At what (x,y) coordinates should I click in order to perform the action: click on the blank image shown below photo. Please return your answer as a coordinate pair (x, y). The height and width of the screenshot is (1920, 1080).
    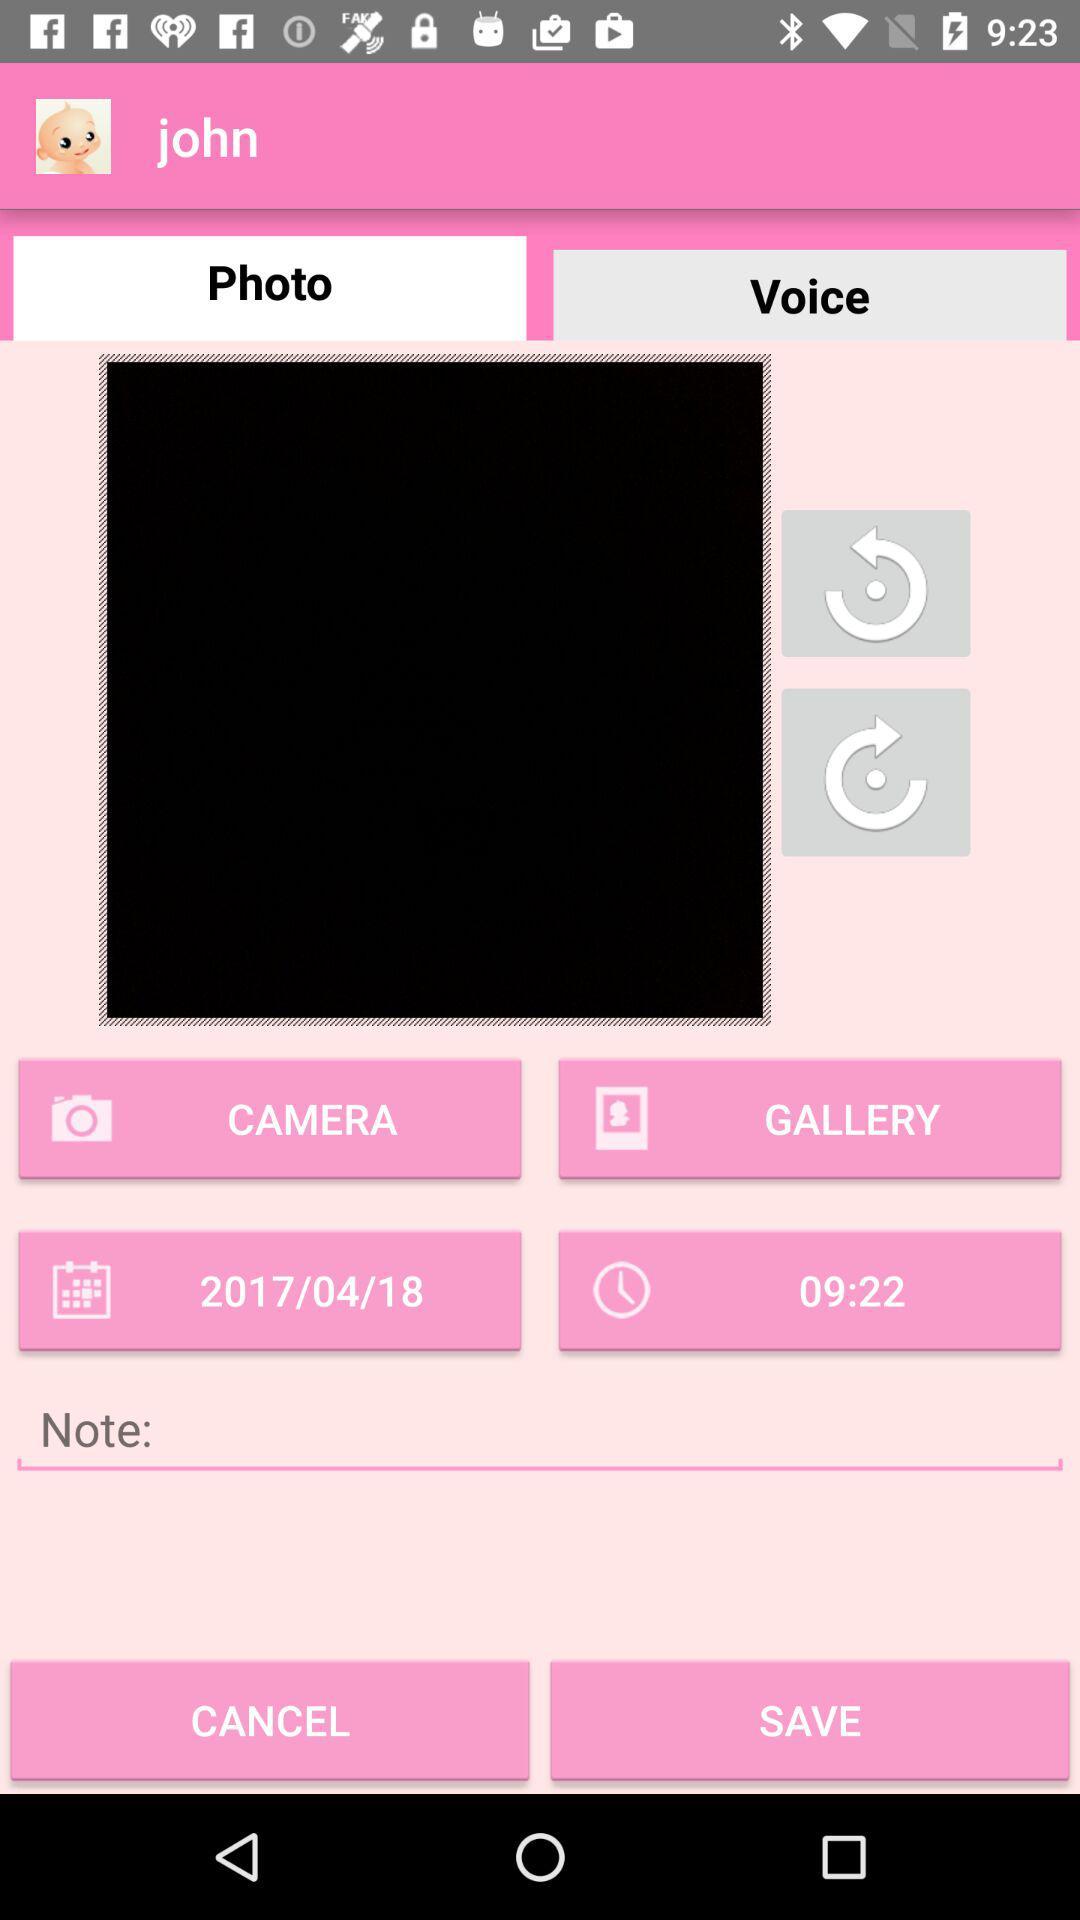
    Looking at the image, I should click on (434, 690).